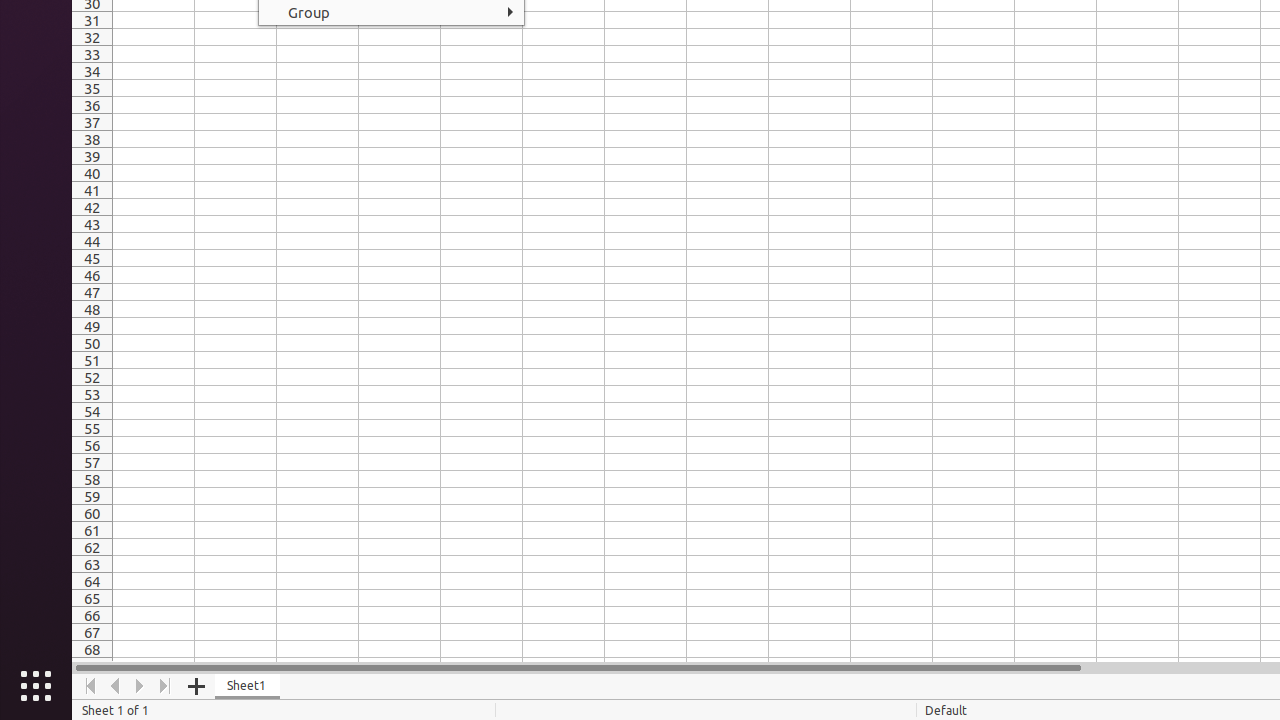  Describe the element at coordinates (139, 685) in the screenshot. I see `'Move Right'` at that location.